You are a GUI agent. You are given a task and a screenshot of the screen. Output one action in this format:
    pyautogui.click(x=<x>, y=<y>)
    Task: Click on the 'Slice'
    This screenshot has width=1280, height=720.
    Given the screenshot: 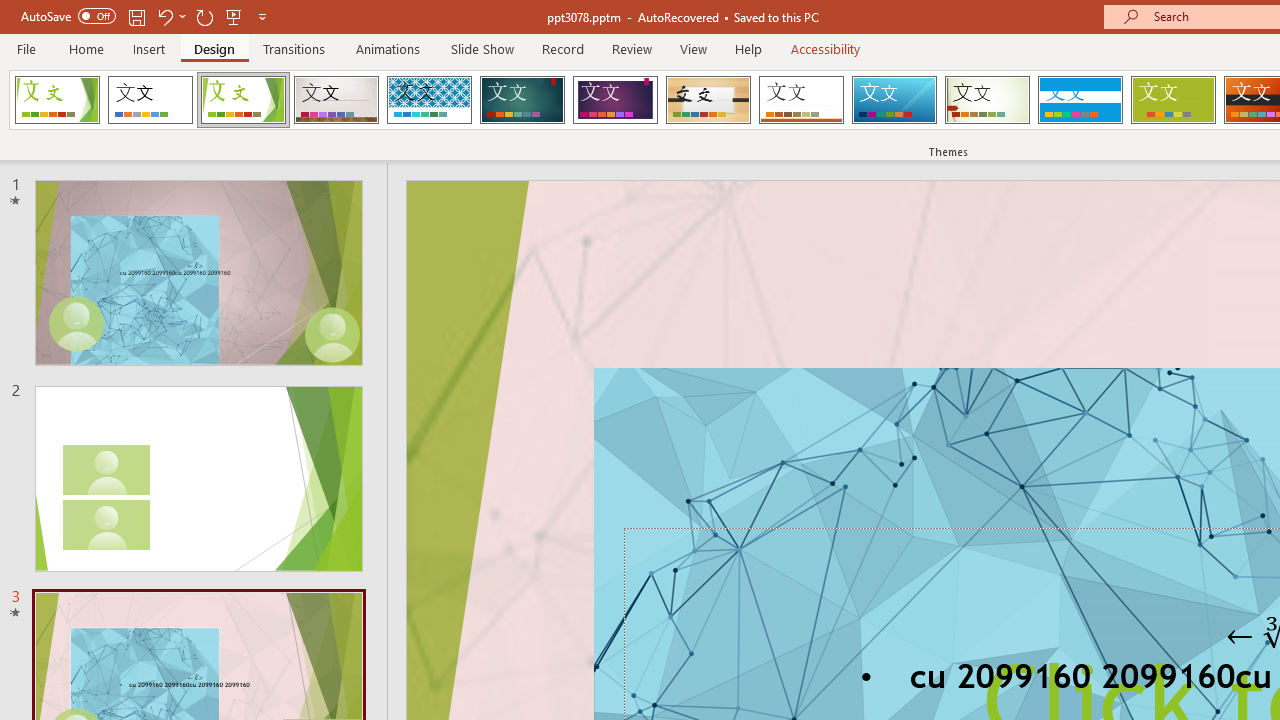 What is the action you would take?
    pyautogui.click(x=893, y=100)
    